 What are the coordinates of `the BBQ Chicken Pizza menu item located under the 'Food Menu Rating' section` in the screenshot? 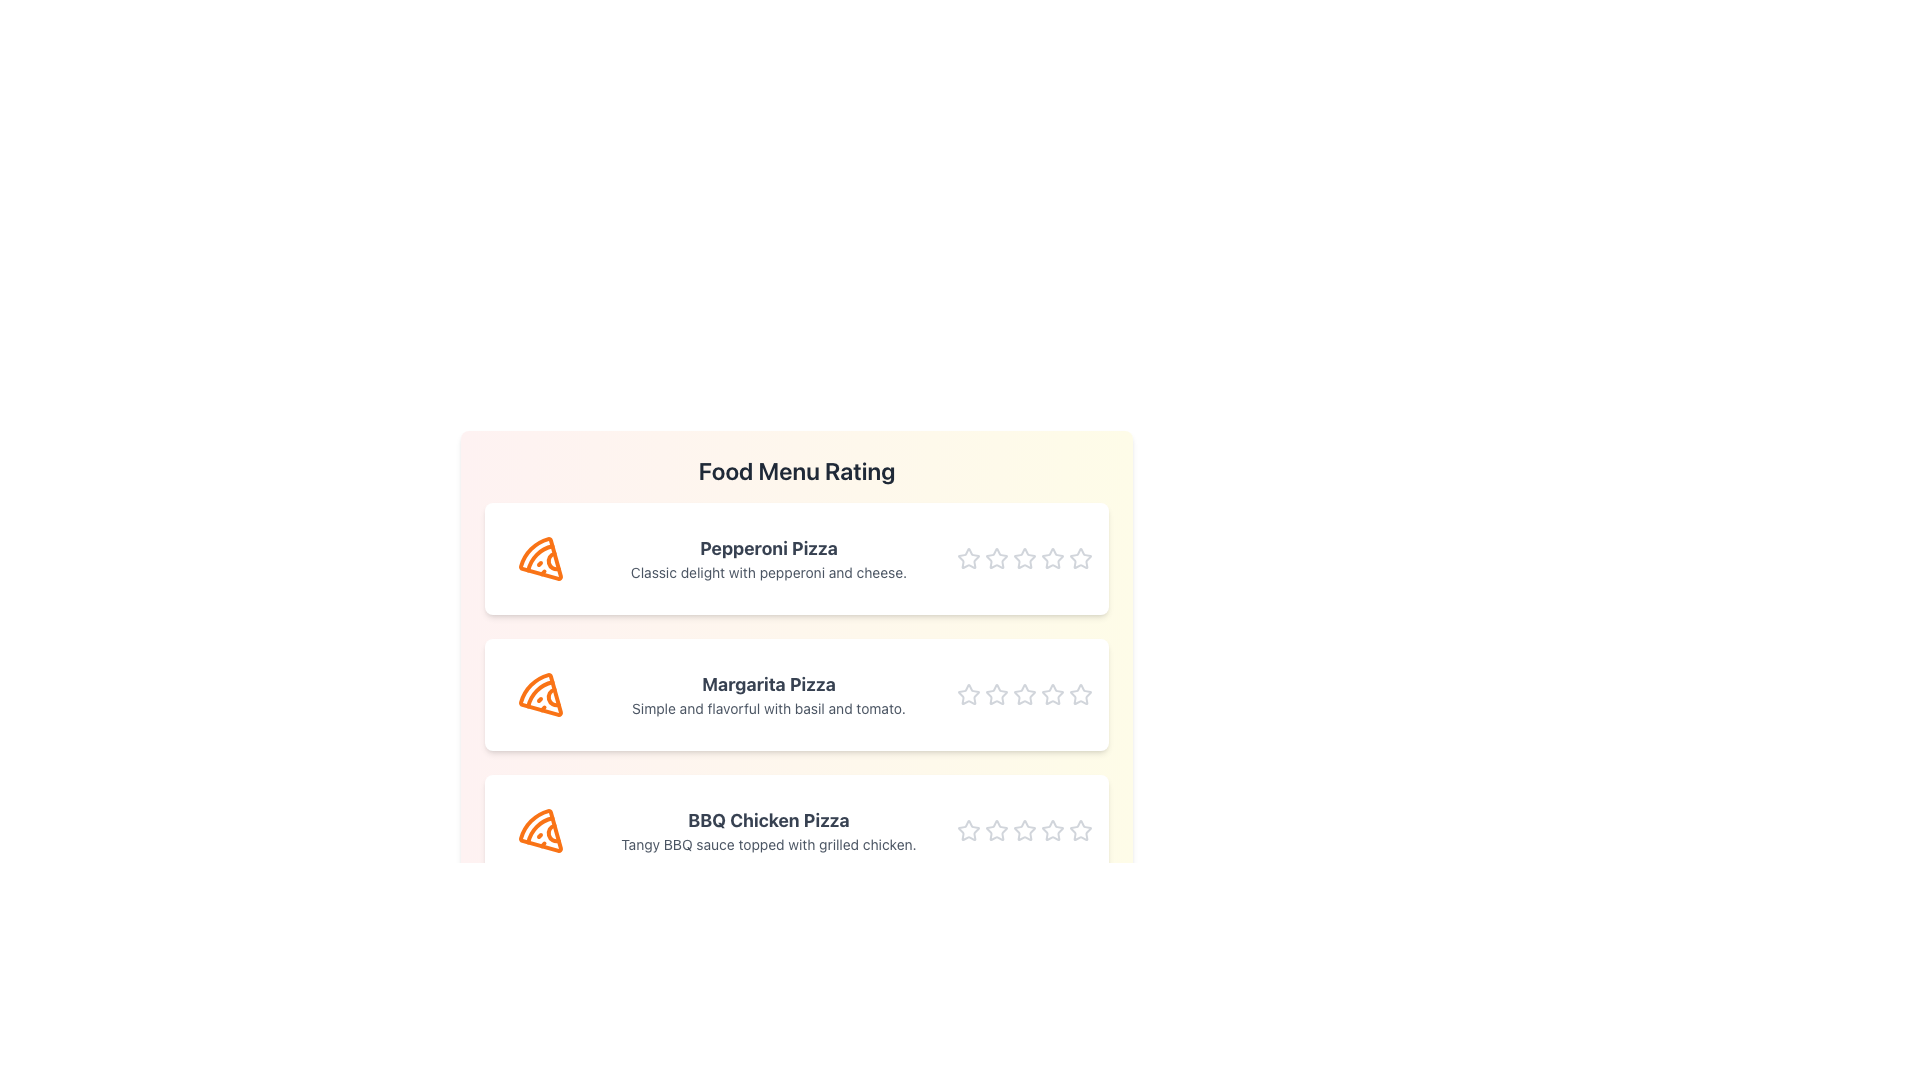 It's located at (795, 830).